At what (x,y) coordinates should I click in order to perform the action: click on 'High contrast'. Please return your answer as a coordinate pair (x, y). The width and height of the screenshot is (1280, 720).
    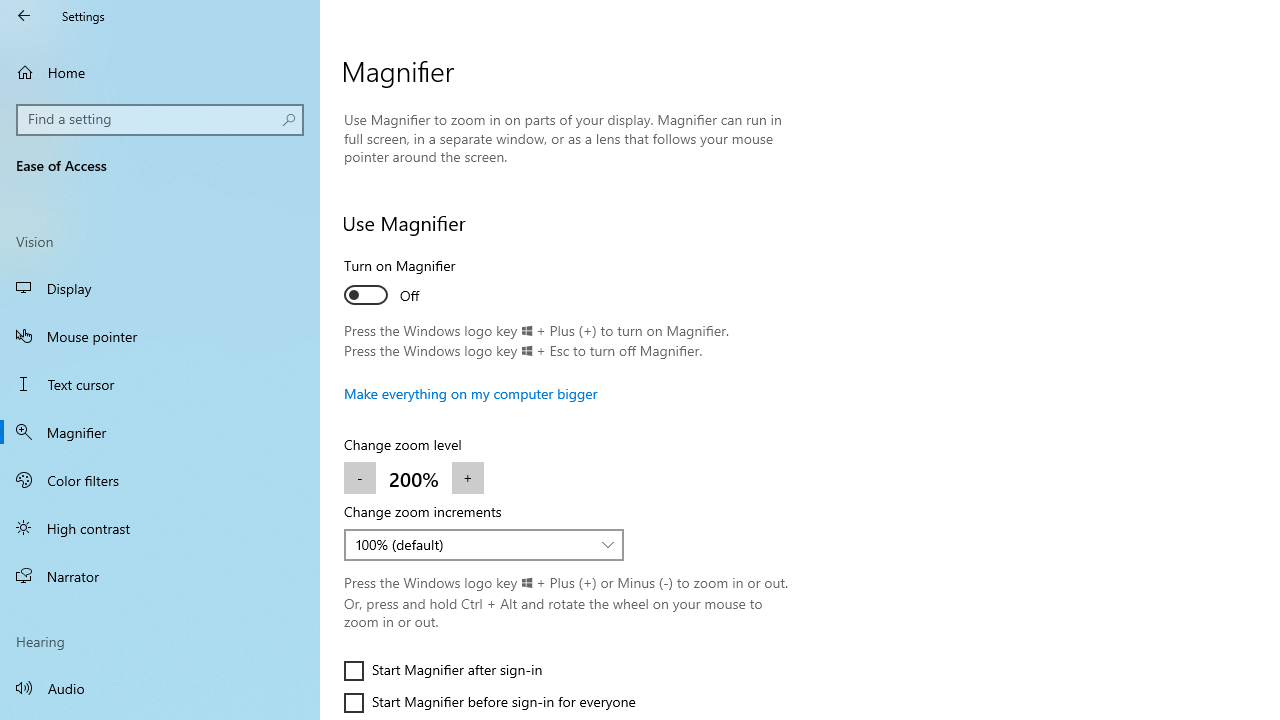
    Looking at the image, I should click on (160, 527).